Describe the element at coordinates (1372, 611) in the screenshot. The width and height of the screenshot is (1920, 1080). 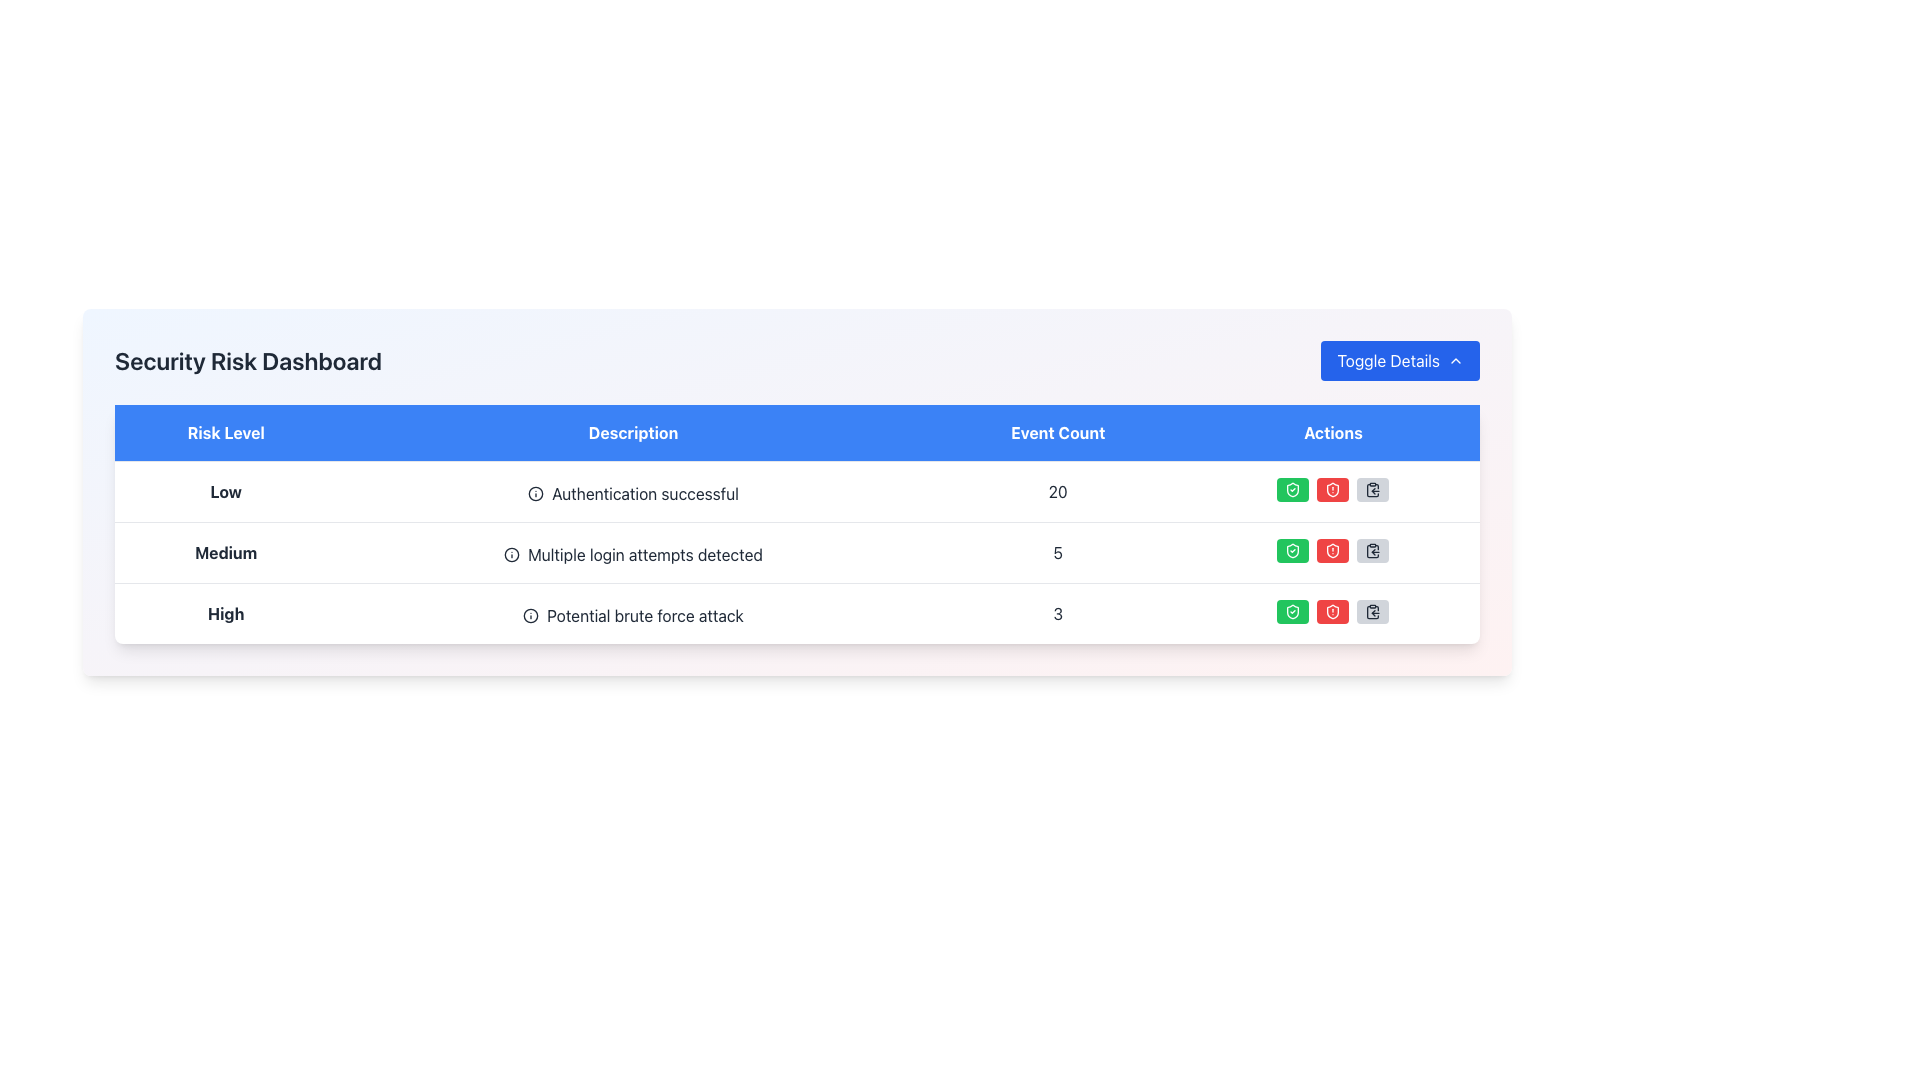
I see `the last button in the 'Actions' column associated with the 'High' risk level entry` at that location.